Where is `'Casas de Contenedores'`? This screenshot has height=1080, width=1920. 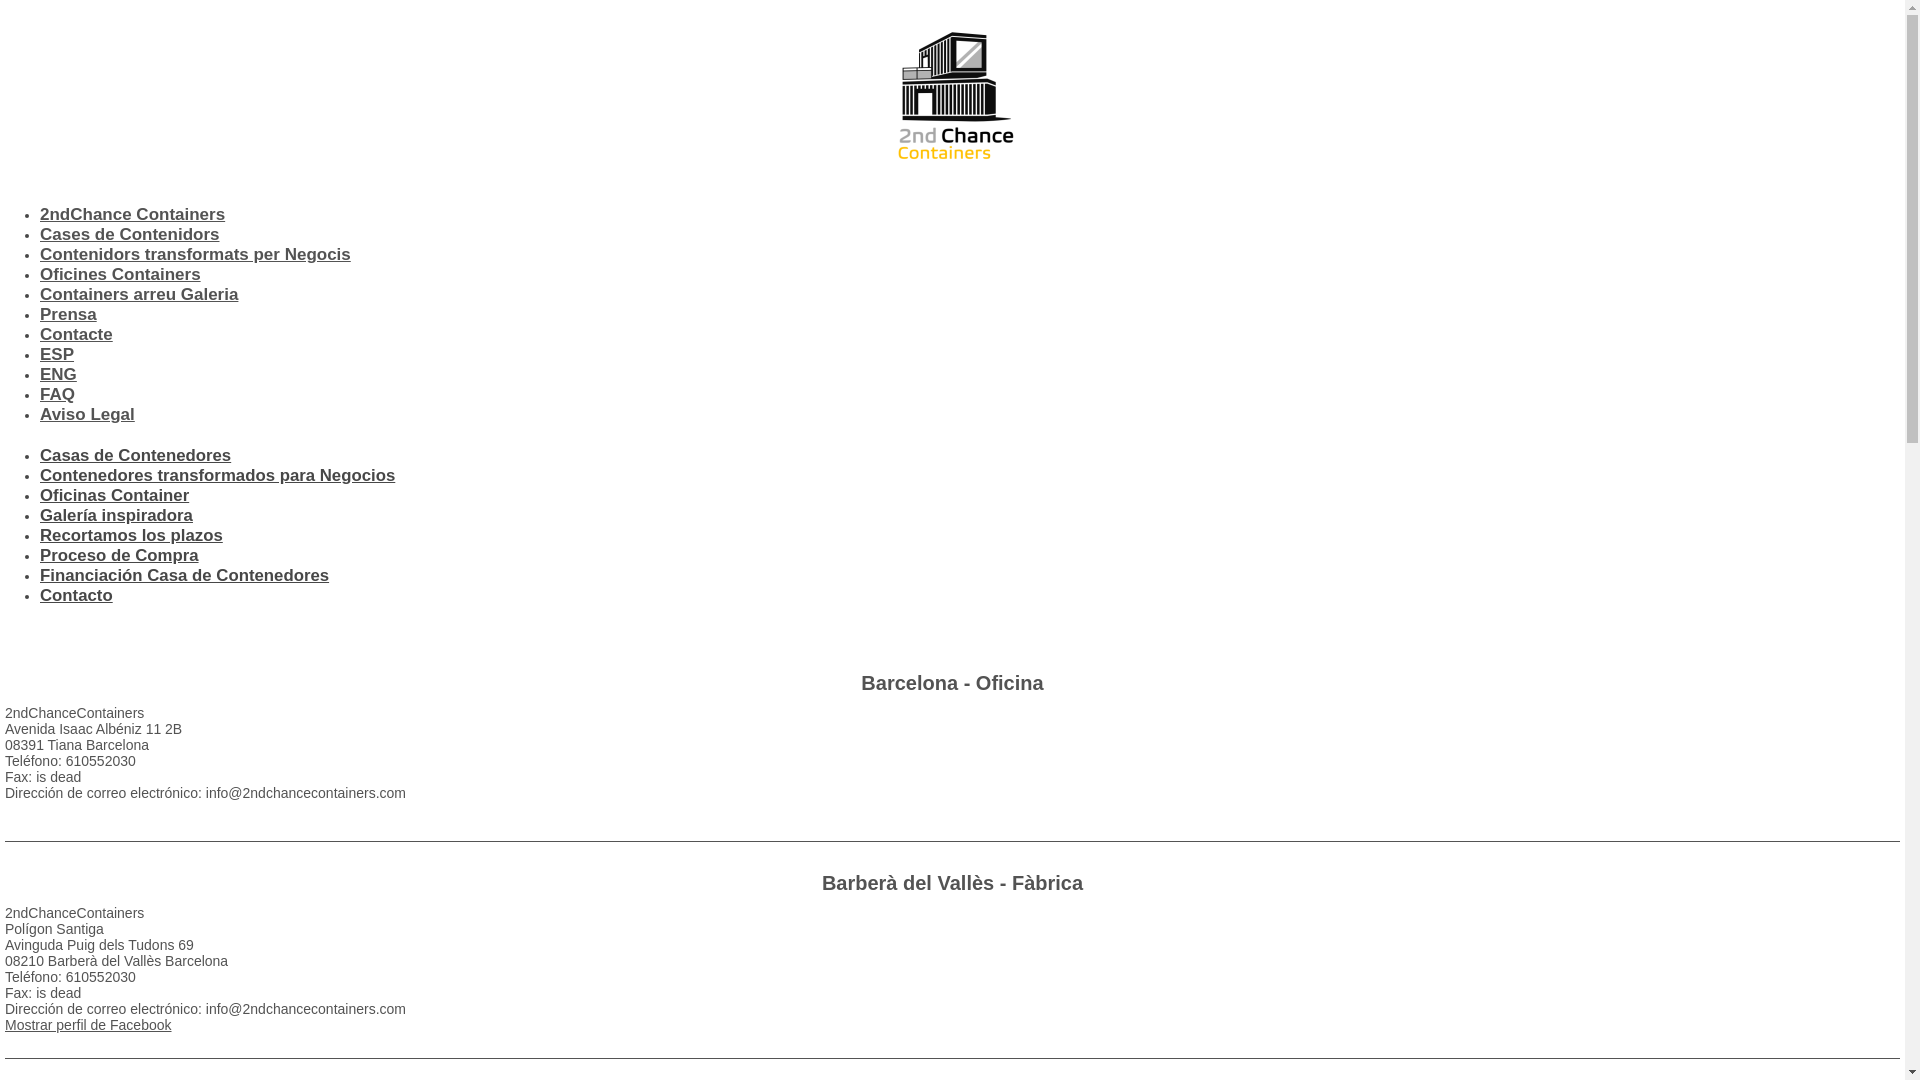 'Casas de Contenedores' is located at coordinates (134, 455).